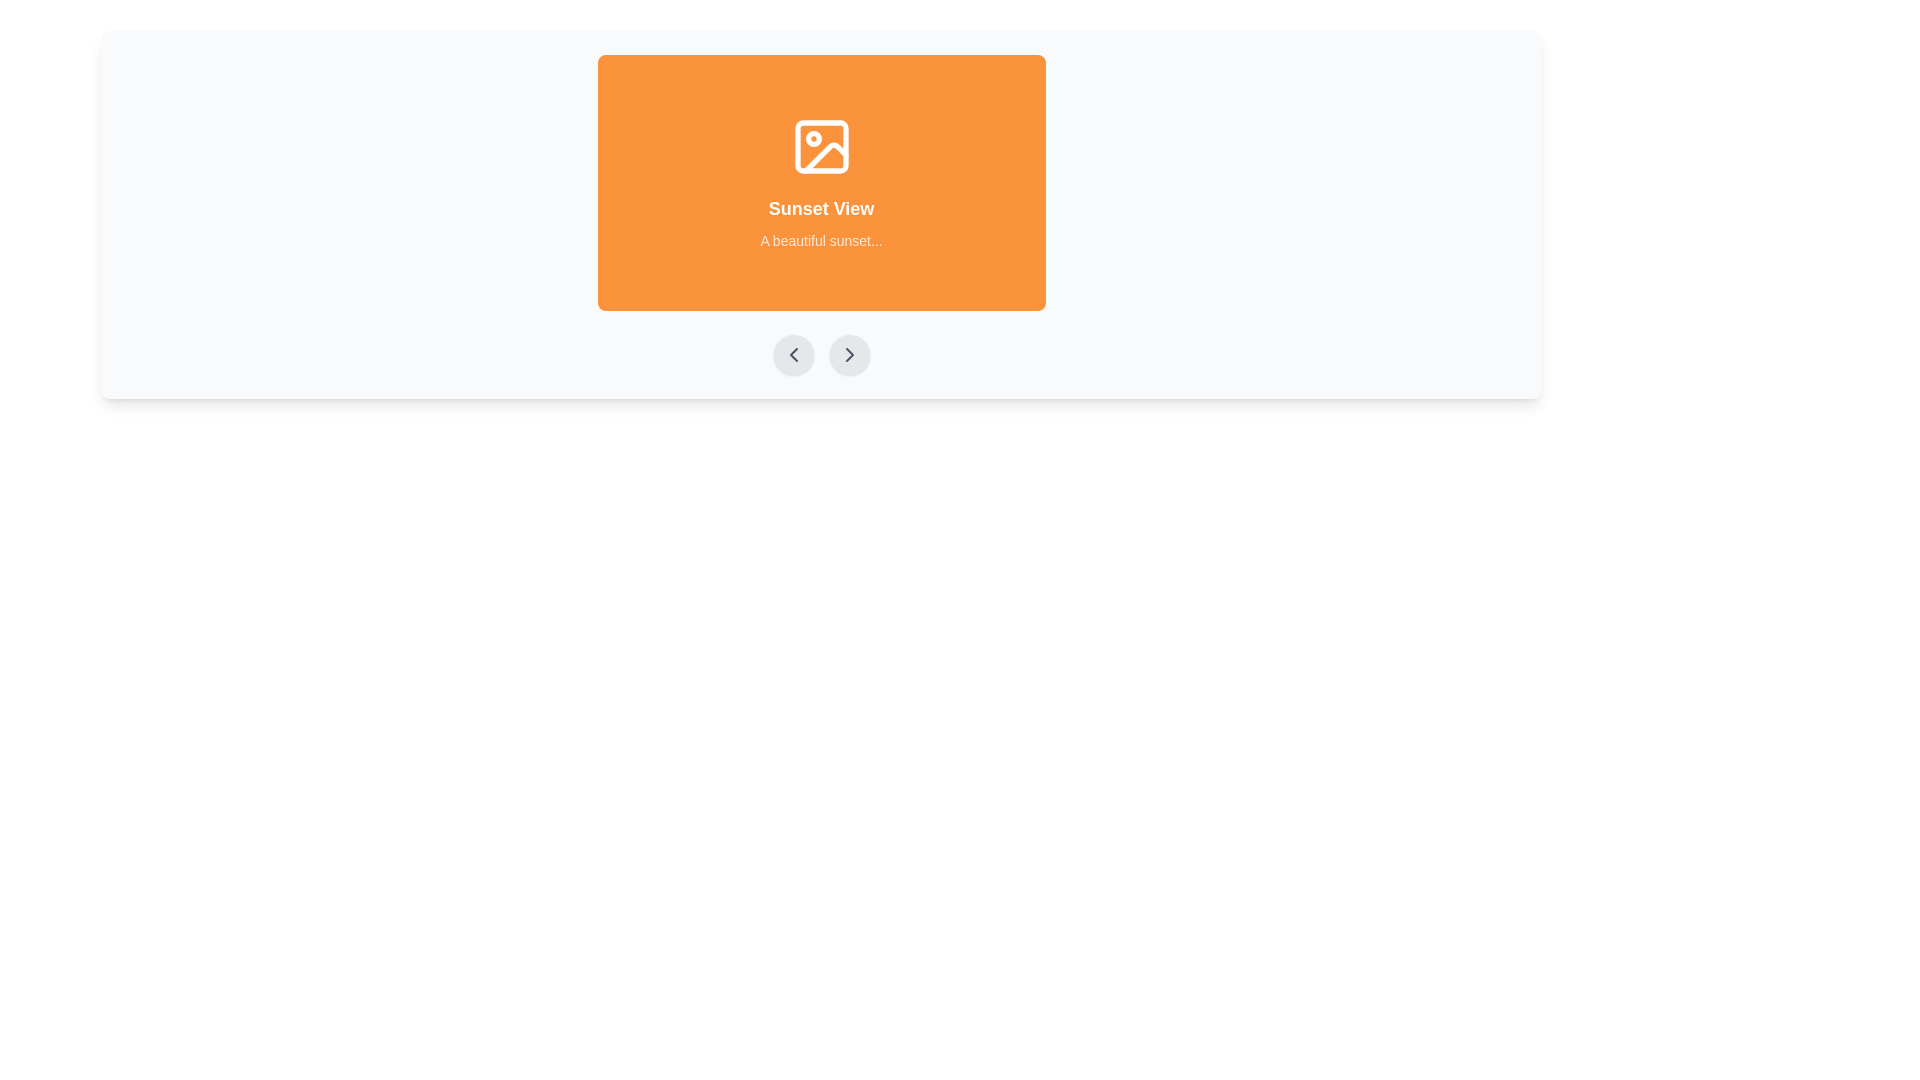 Image resolution: width=1920 pixels, height=1080 pixels. What do you see at coordinates (792, 353) in the screenshot?
I see `the left-pointing arrow icon within the circular button` at bounding box center [792, 353].